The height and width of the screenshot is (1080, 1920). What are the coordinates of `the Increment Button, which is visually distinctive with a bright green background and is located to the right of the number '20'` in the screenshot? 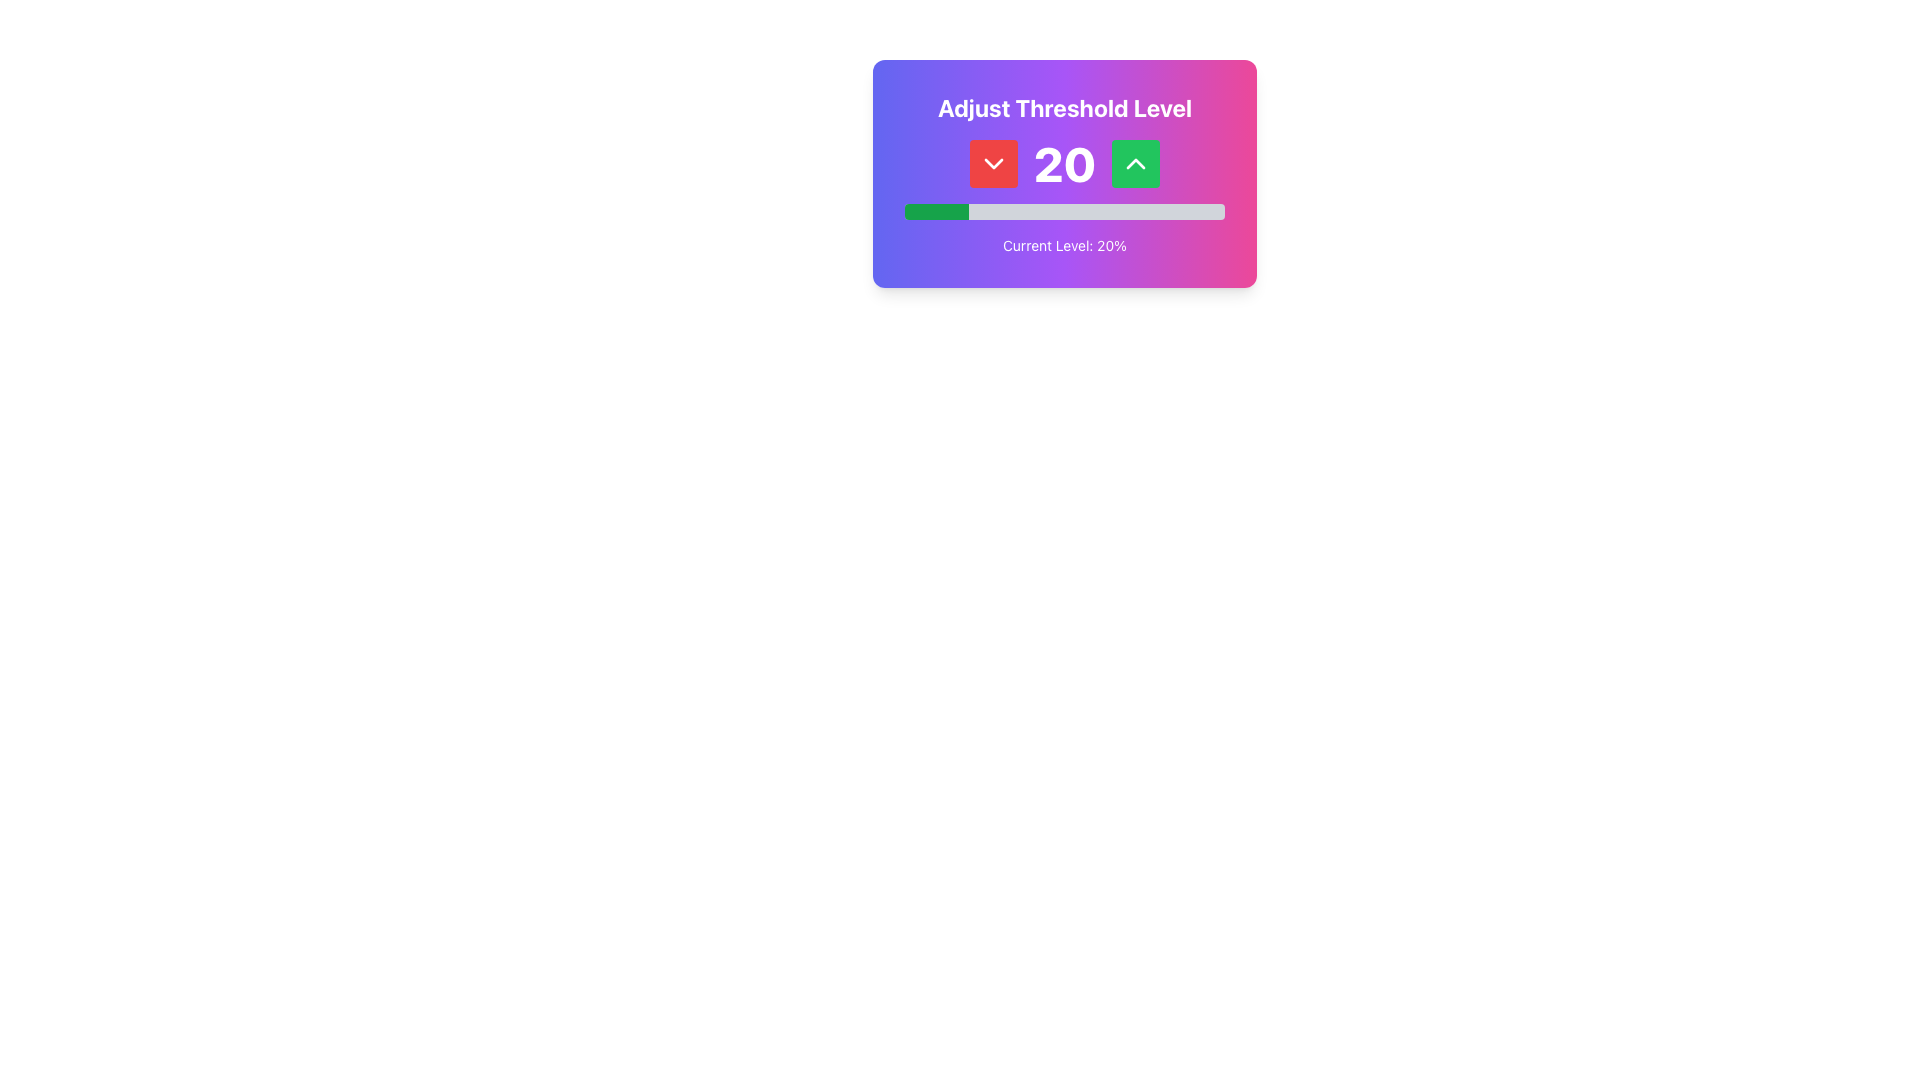 It's located at (1136, 163).